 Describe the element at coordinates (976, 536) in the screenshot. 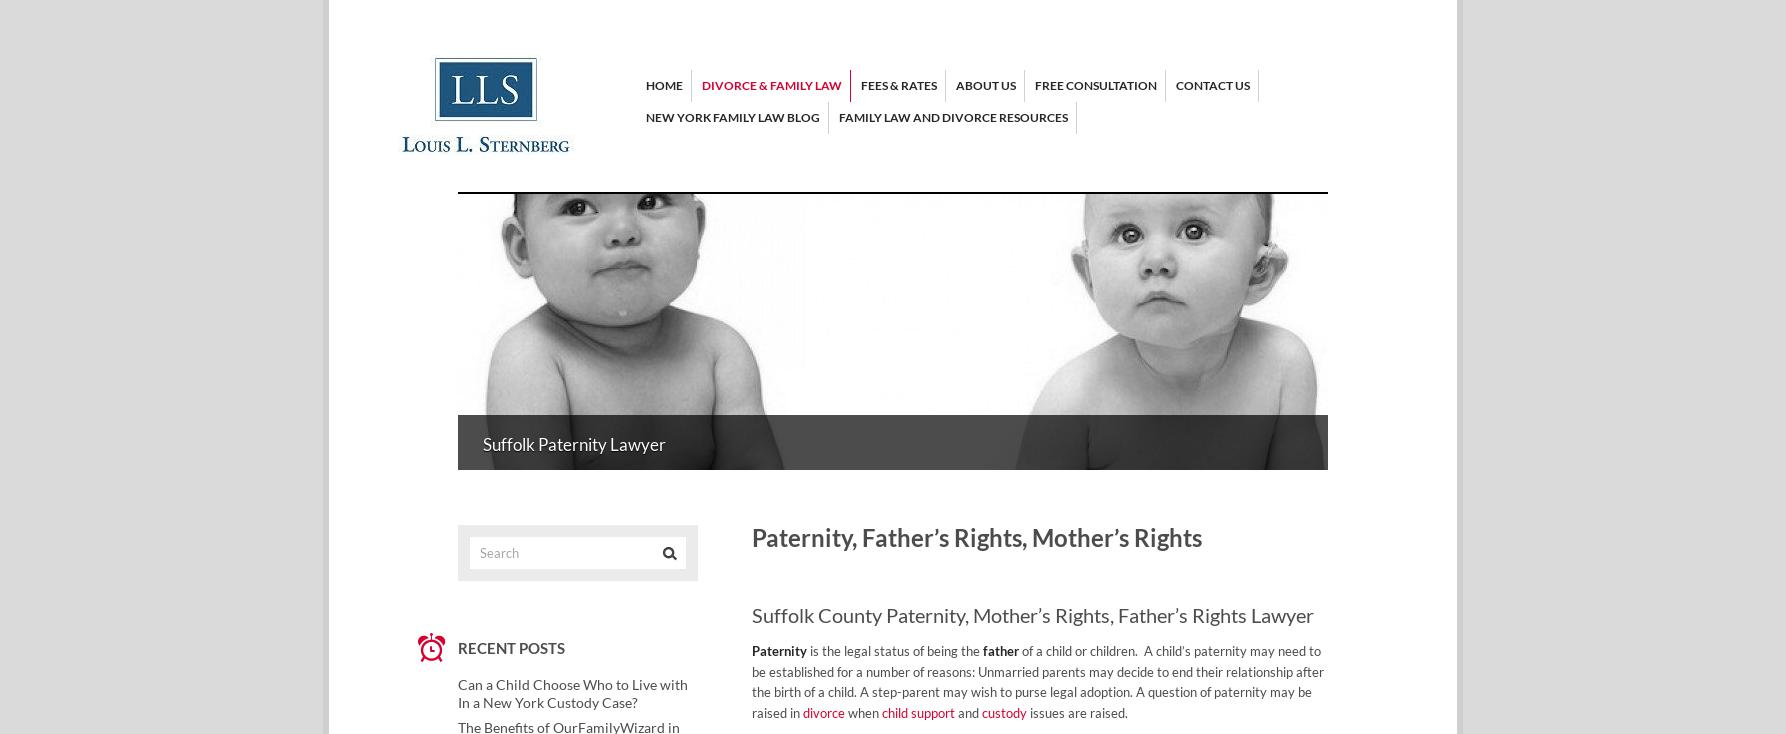

I see `'Paternity, Father’s Rights, Mother’s Rights'` at that location.